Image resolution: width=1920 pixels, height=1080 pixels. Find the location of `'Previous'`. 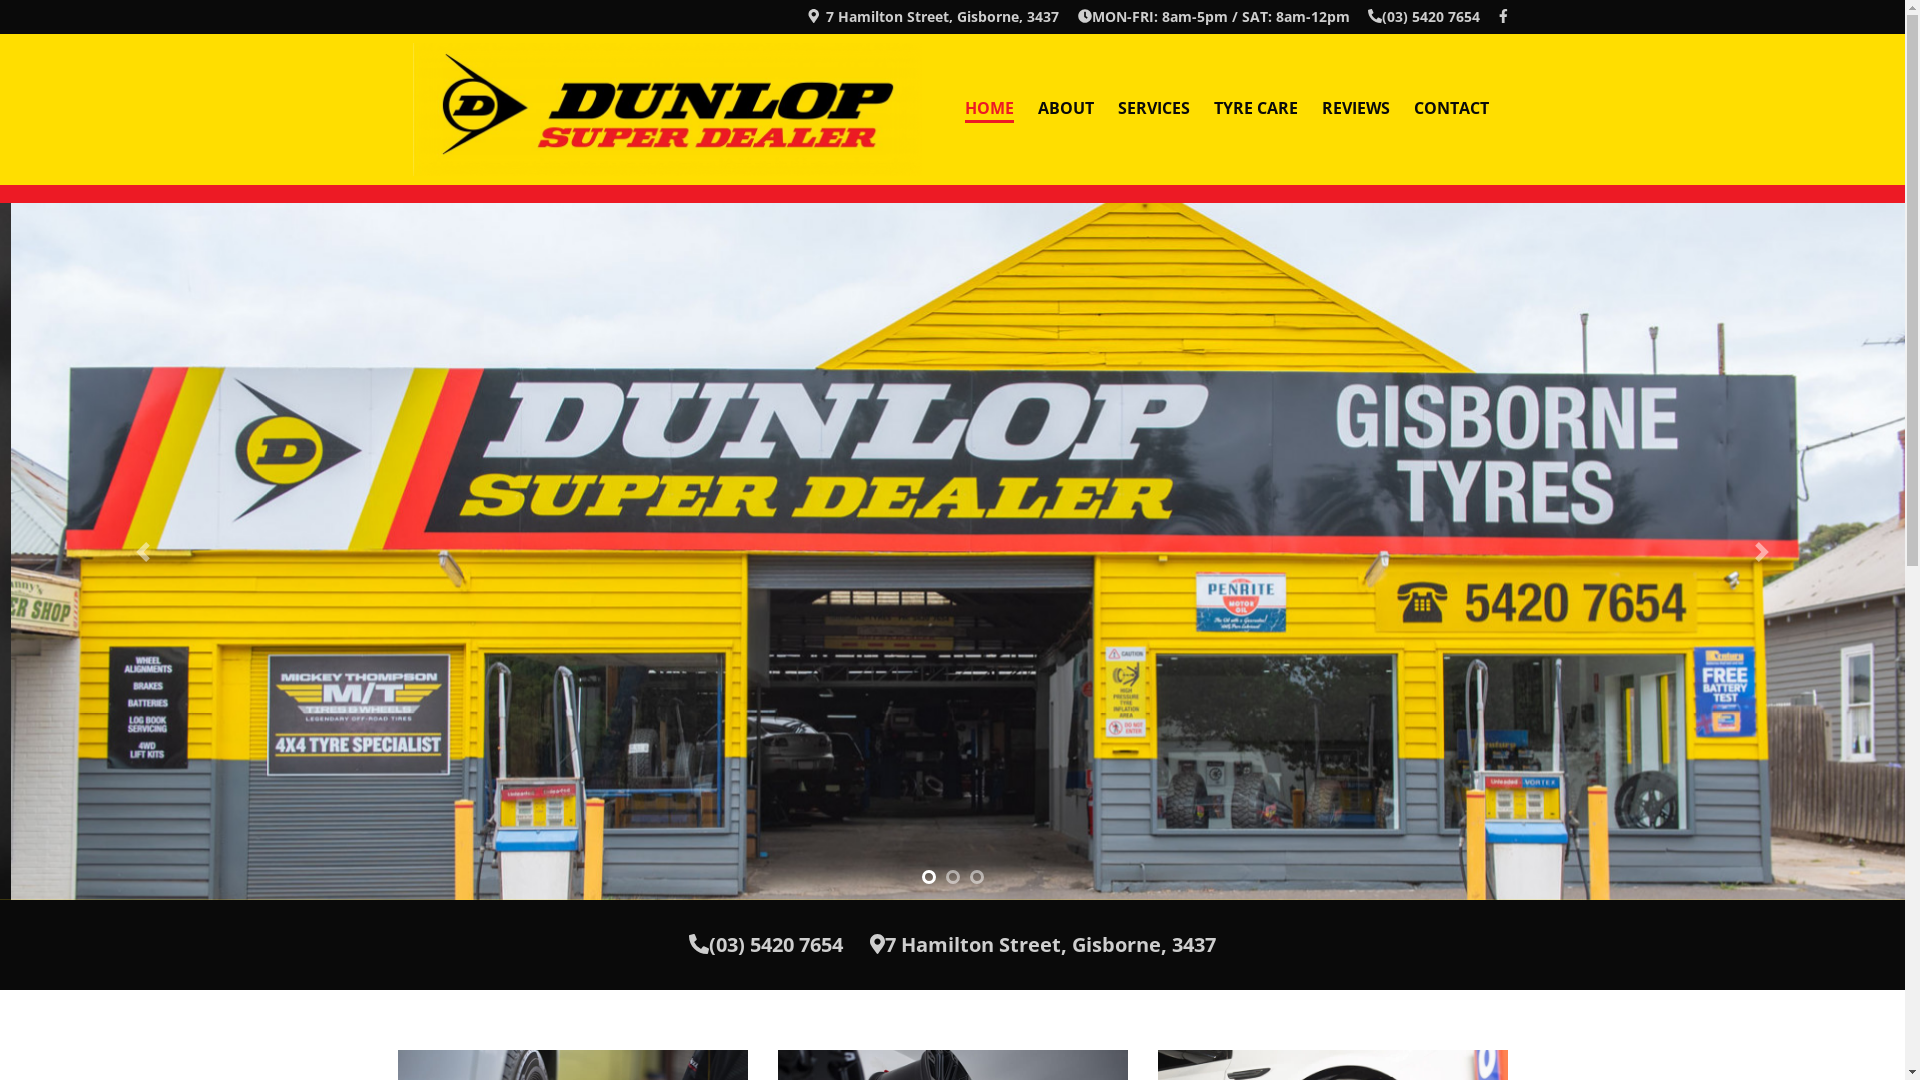

'Previous' is located at coordinates (0, 551).